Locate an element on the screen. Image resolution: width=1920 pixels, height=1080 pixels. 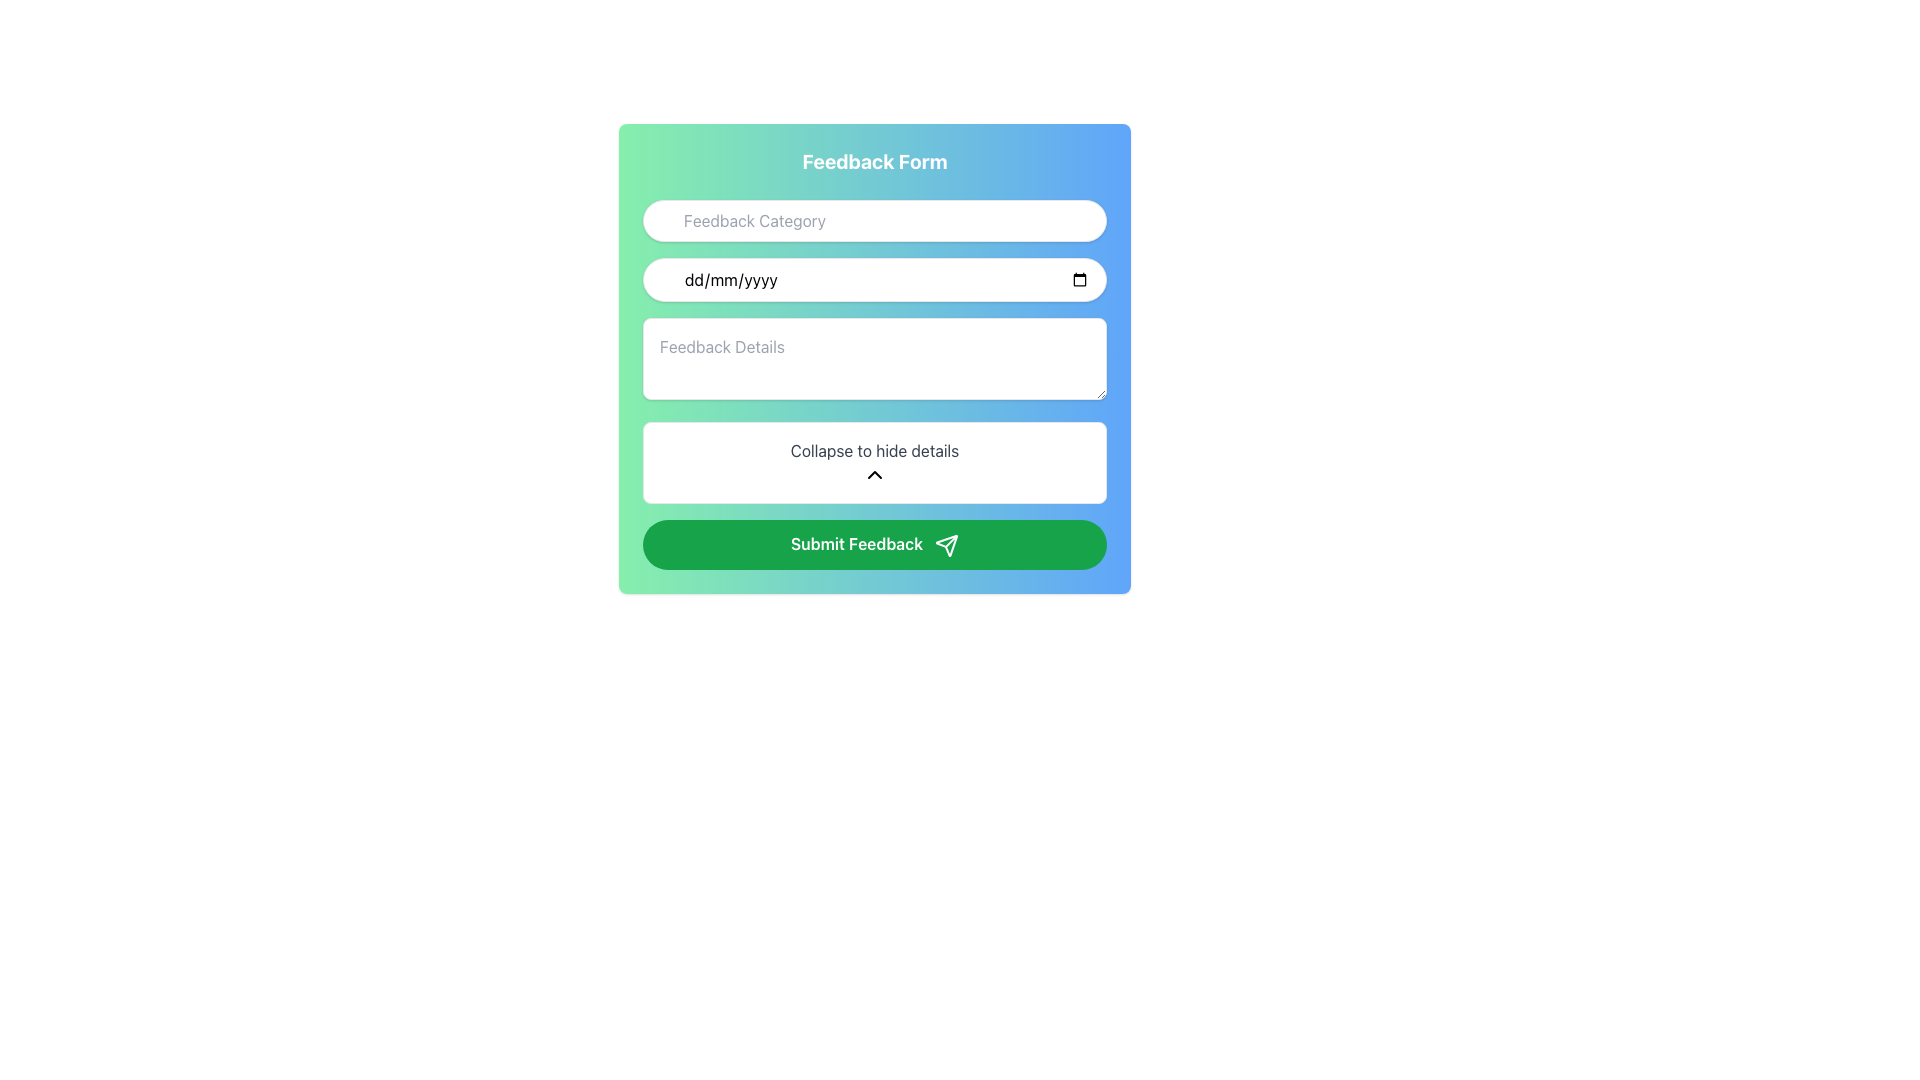
the descriptive Text label indicating the collapsible section above the upward-pointing chevron icon is located at coordinates (874, 451).